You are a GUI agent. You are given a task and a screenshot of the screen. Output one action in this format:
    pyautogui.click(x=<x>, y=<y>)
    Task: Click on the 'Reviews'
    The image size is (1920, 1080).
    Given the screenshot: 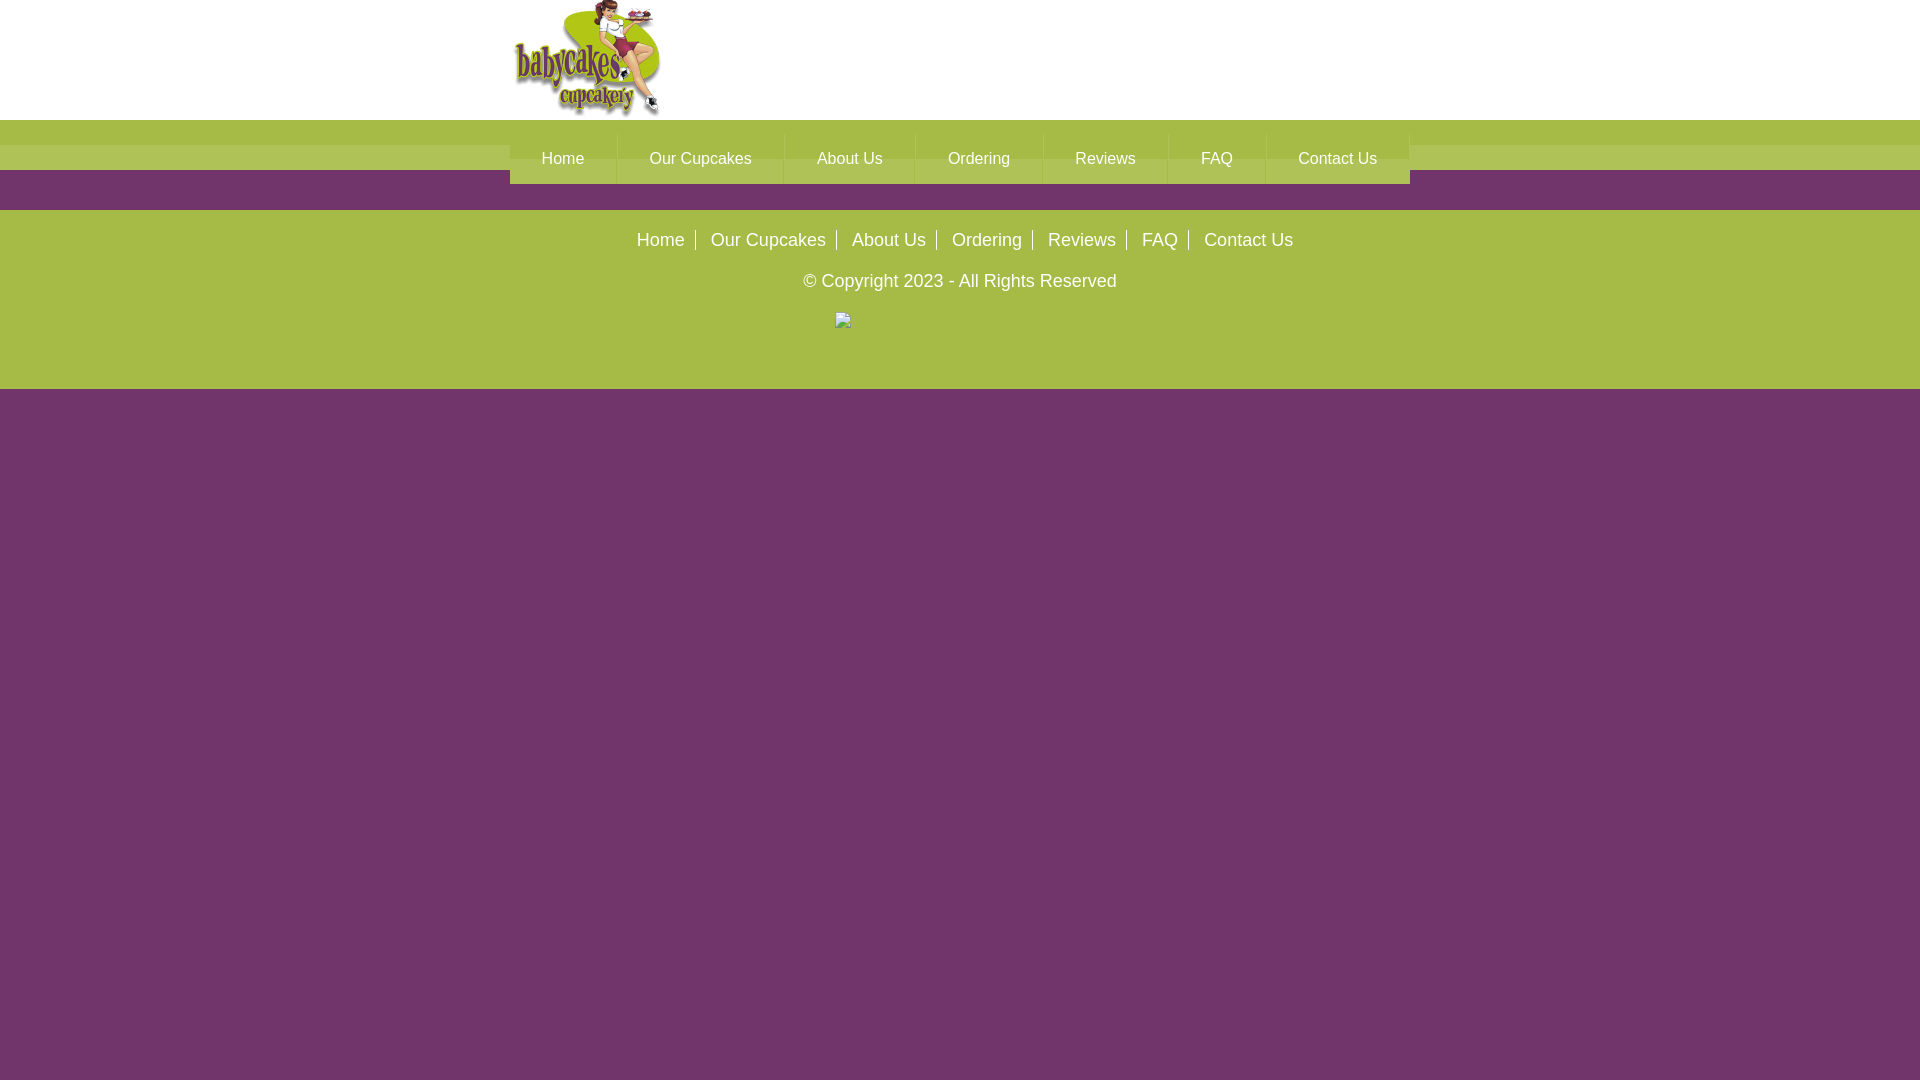 What is the action you would take?
    pyautogui.click(x=1104, y=157)
    